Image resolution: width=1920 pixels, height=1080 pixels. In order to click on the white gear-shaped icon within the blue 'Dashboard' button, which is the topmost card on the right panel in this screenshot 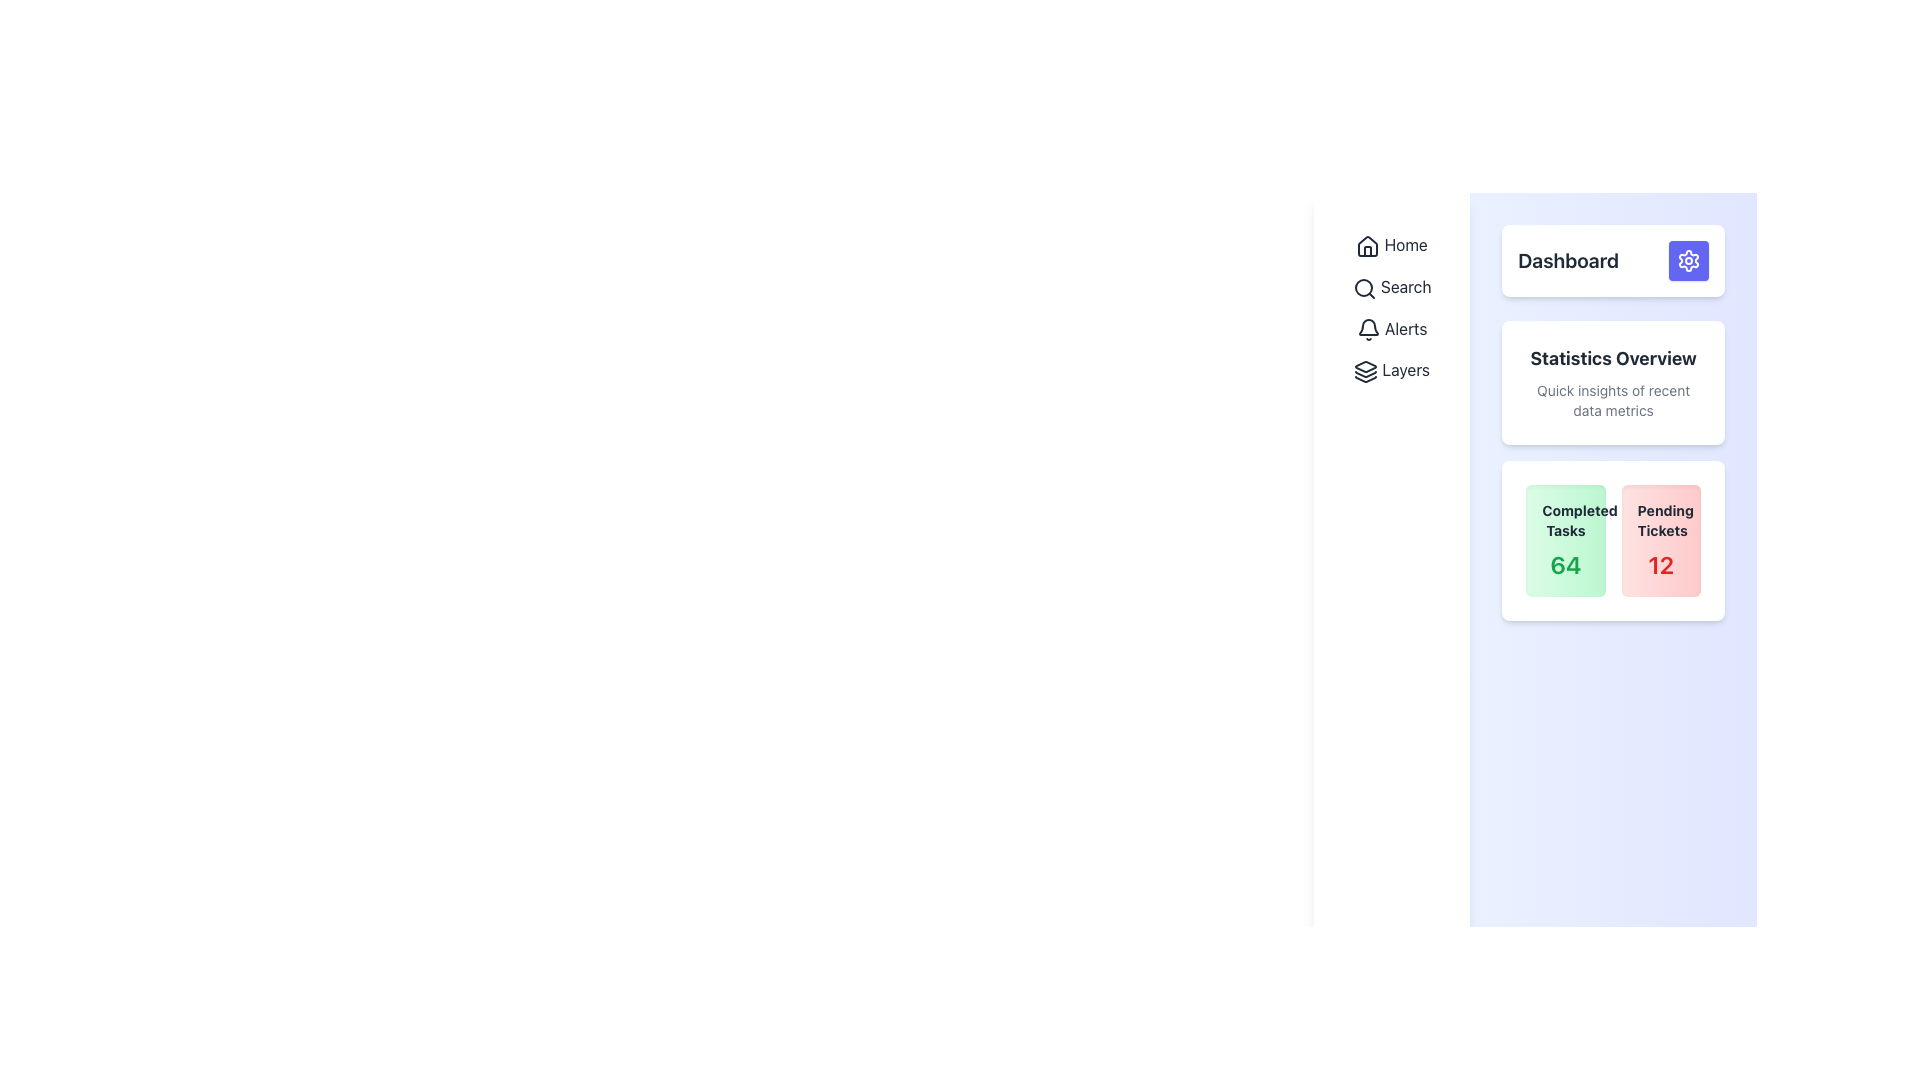, I will do `click(1688, 260)`.